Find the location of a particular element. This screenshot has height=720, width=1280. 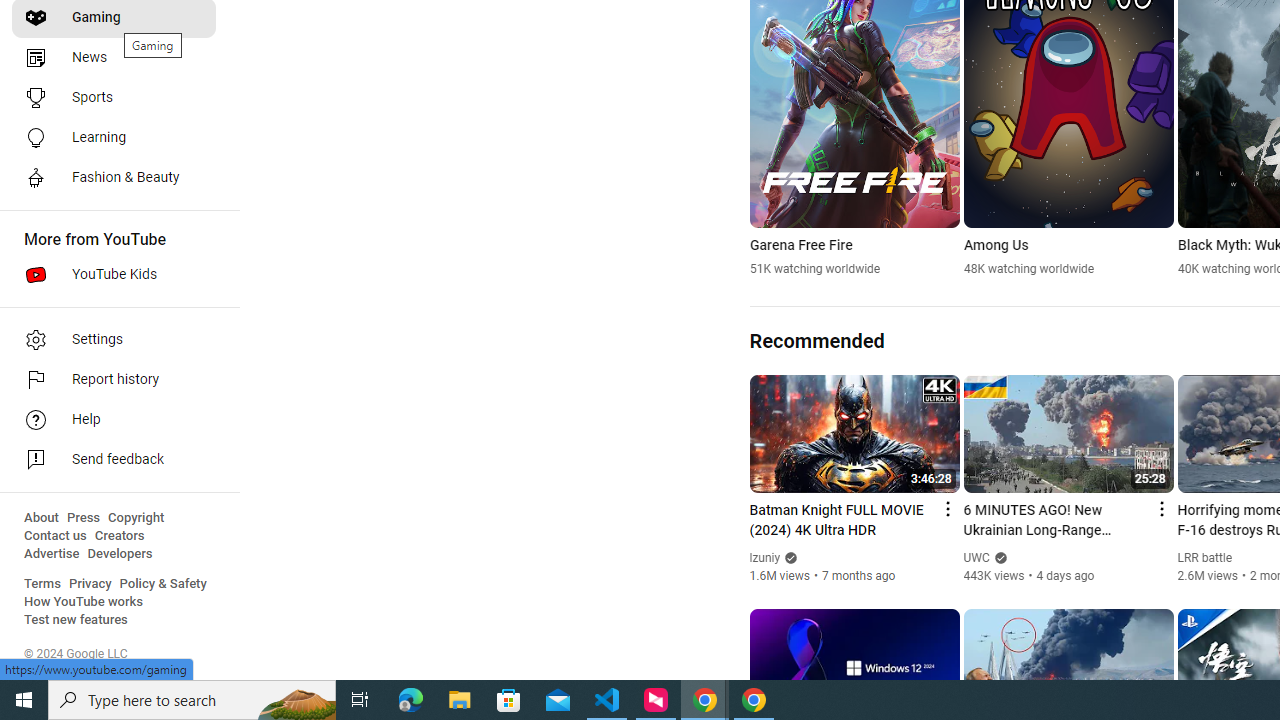

'LRR battle' is located at coordinates (1204, 558).